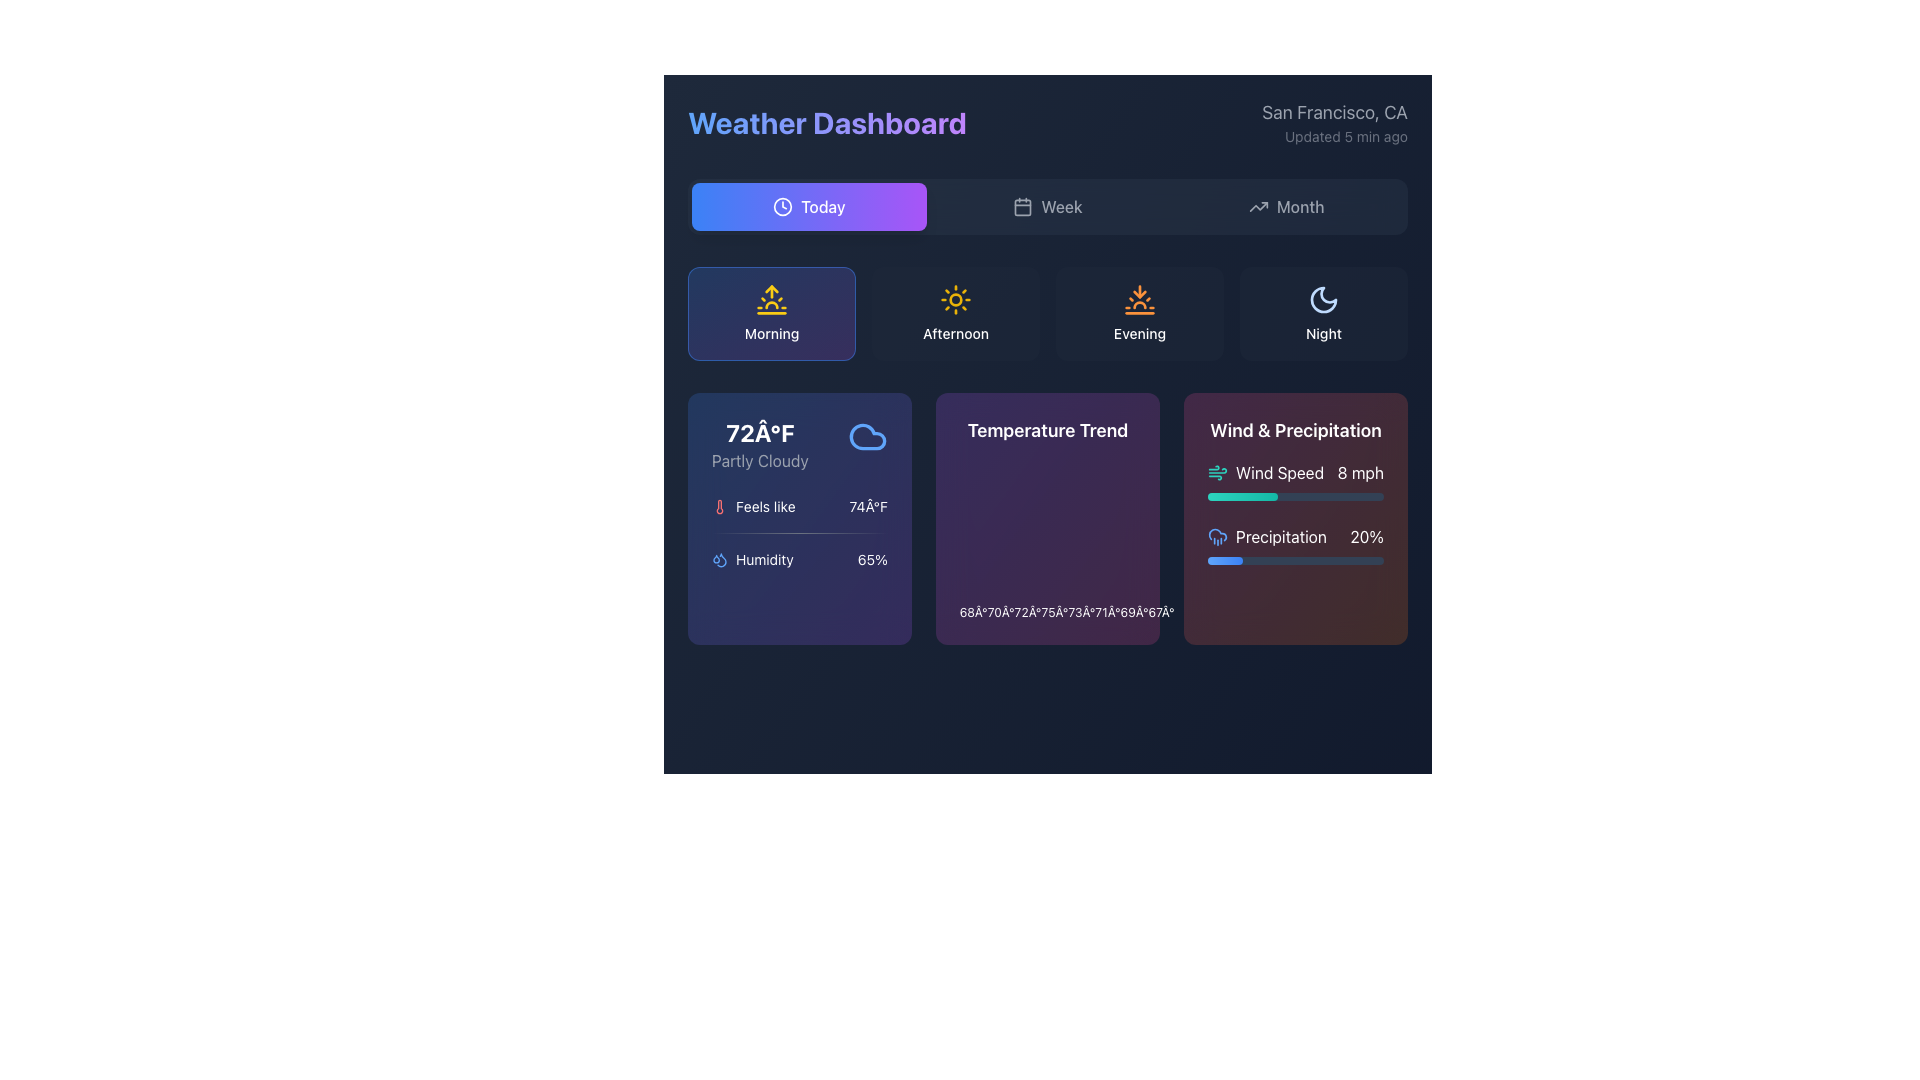 This screenshot has height=1080, width=1920. What do you see at coordinates (800, 532) in the screenshot?
I see `the thin horizontal divider styled as a gradient line, located between the 'Feels like' and 'Humidity' textual elements in the weather component` at bounding box center [800, 532].